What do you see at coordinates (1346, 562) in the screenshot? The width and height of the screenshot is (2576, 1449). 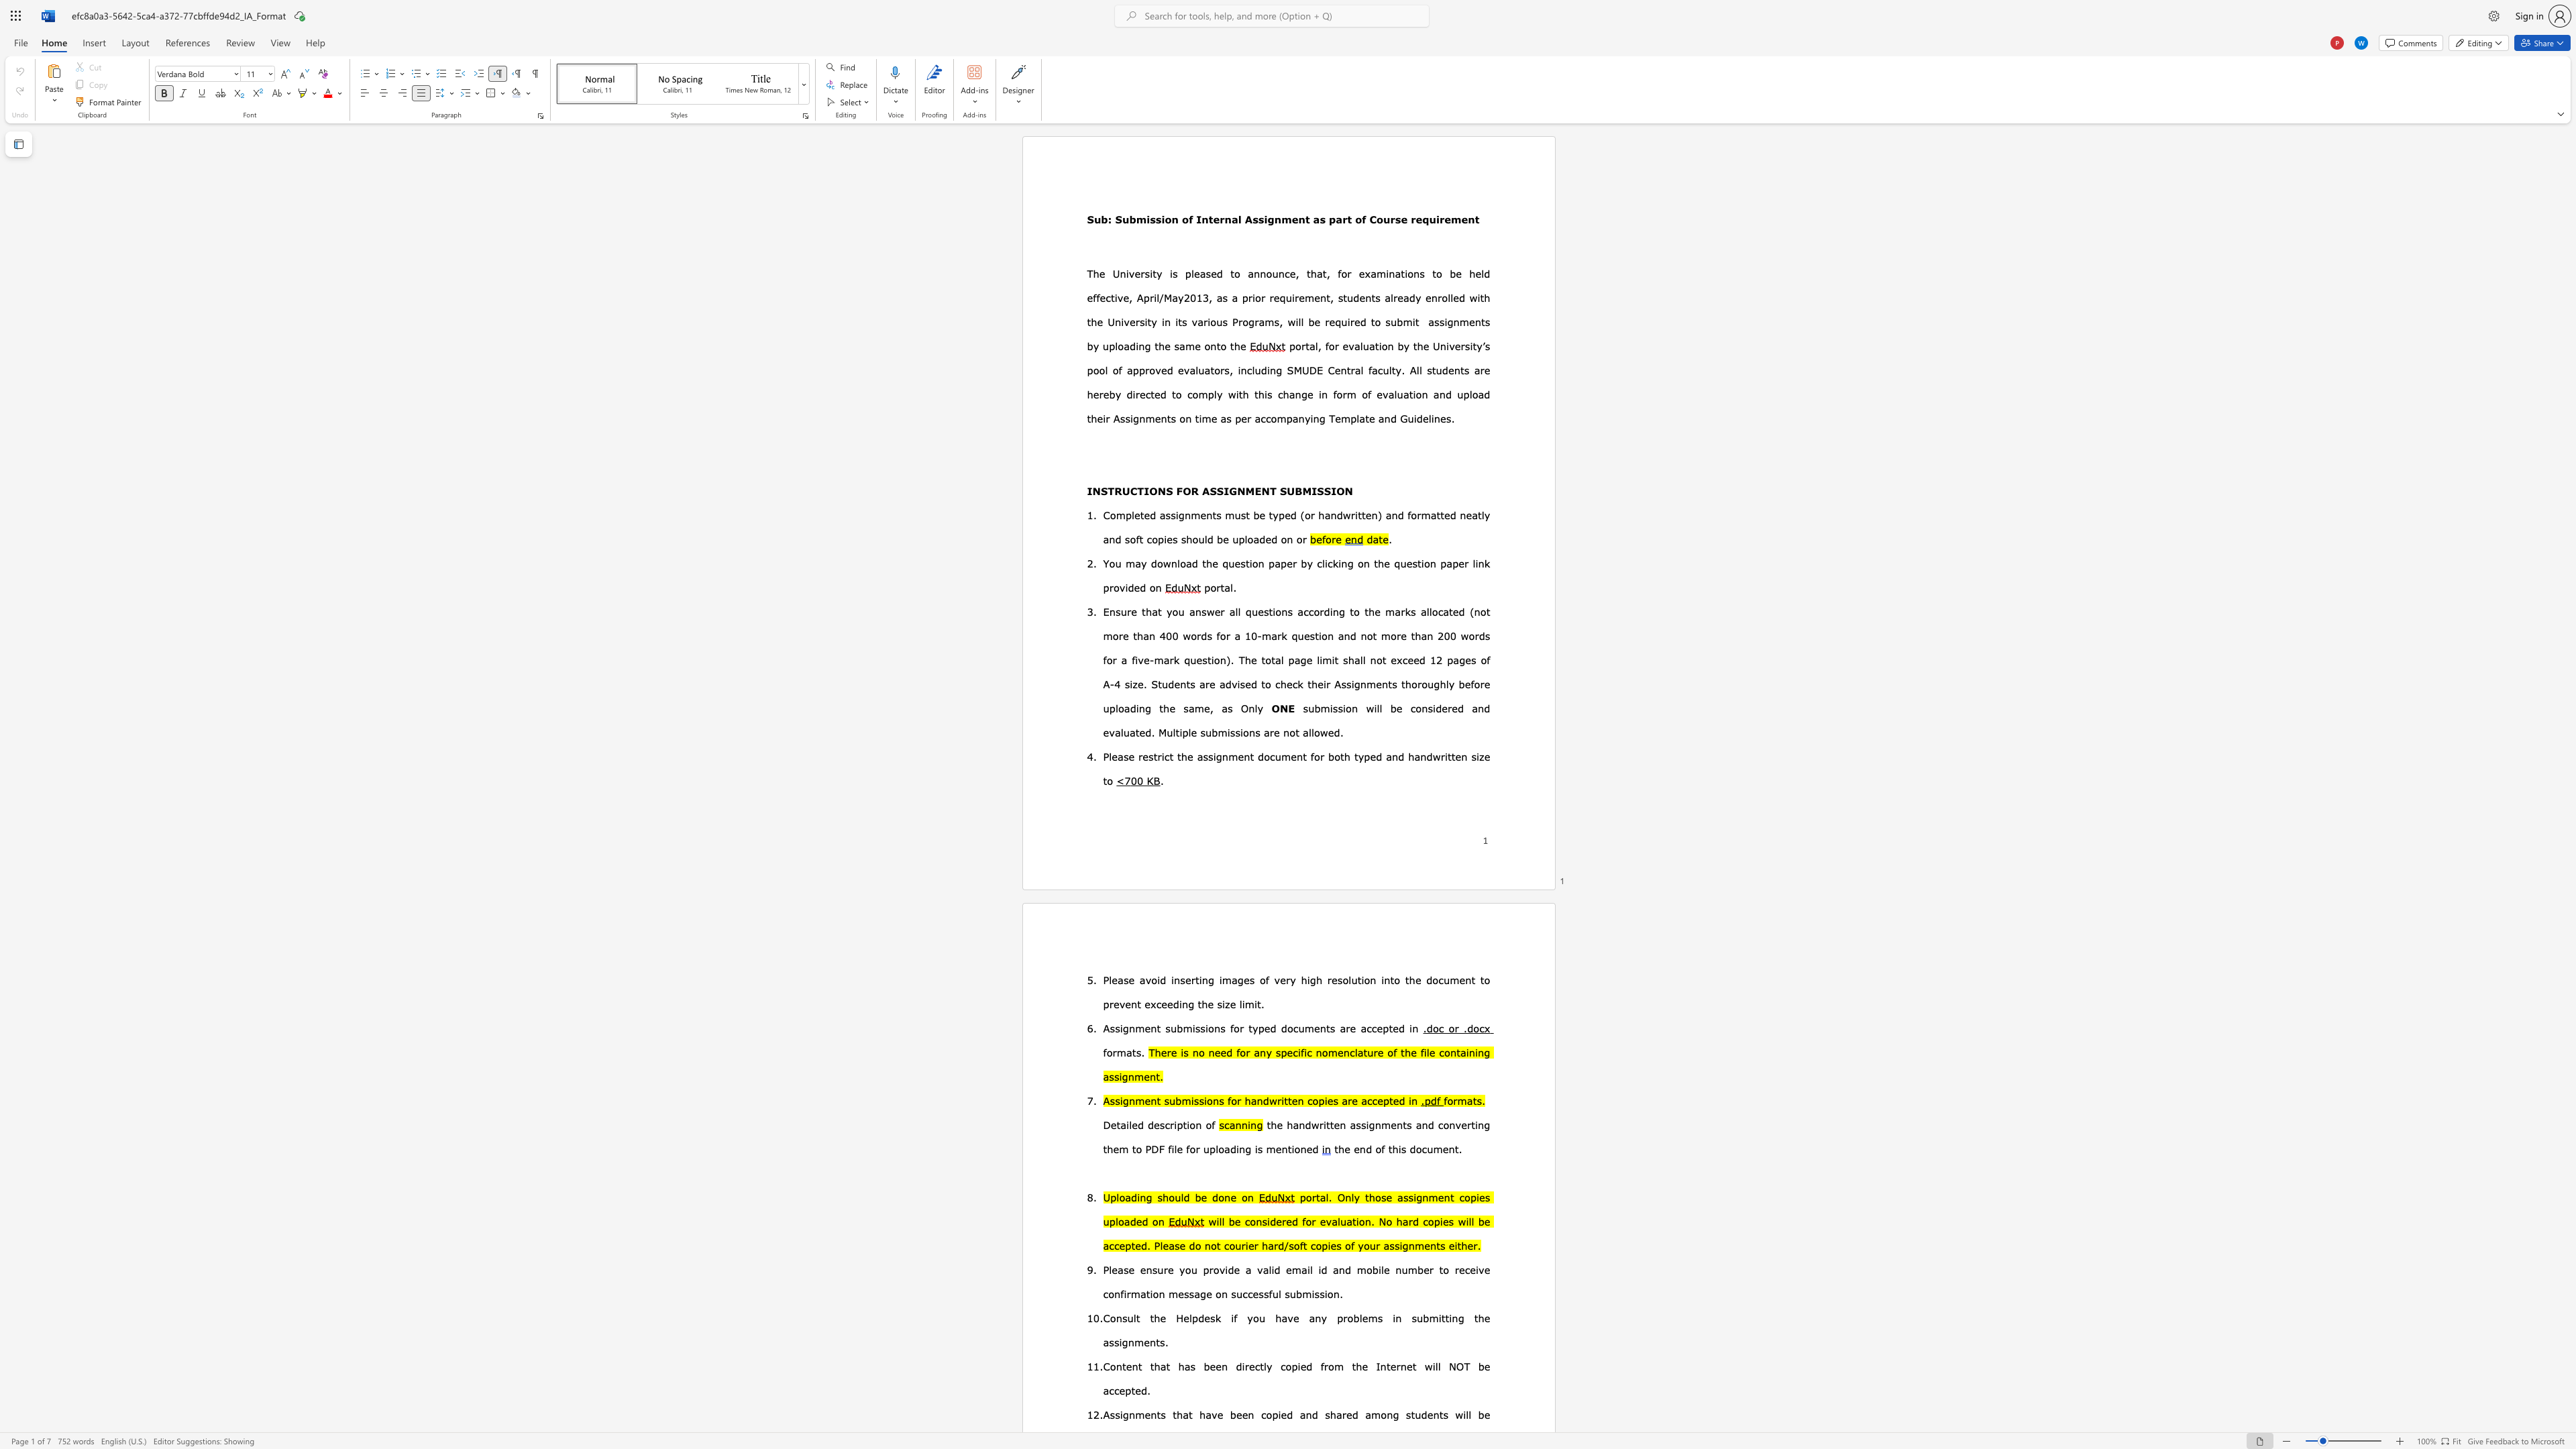 I see `the subset text "g on the question paper l" within the text "You may download the question paper by clicking on the question paper link provided on"` at bounding box center [1346, 562].